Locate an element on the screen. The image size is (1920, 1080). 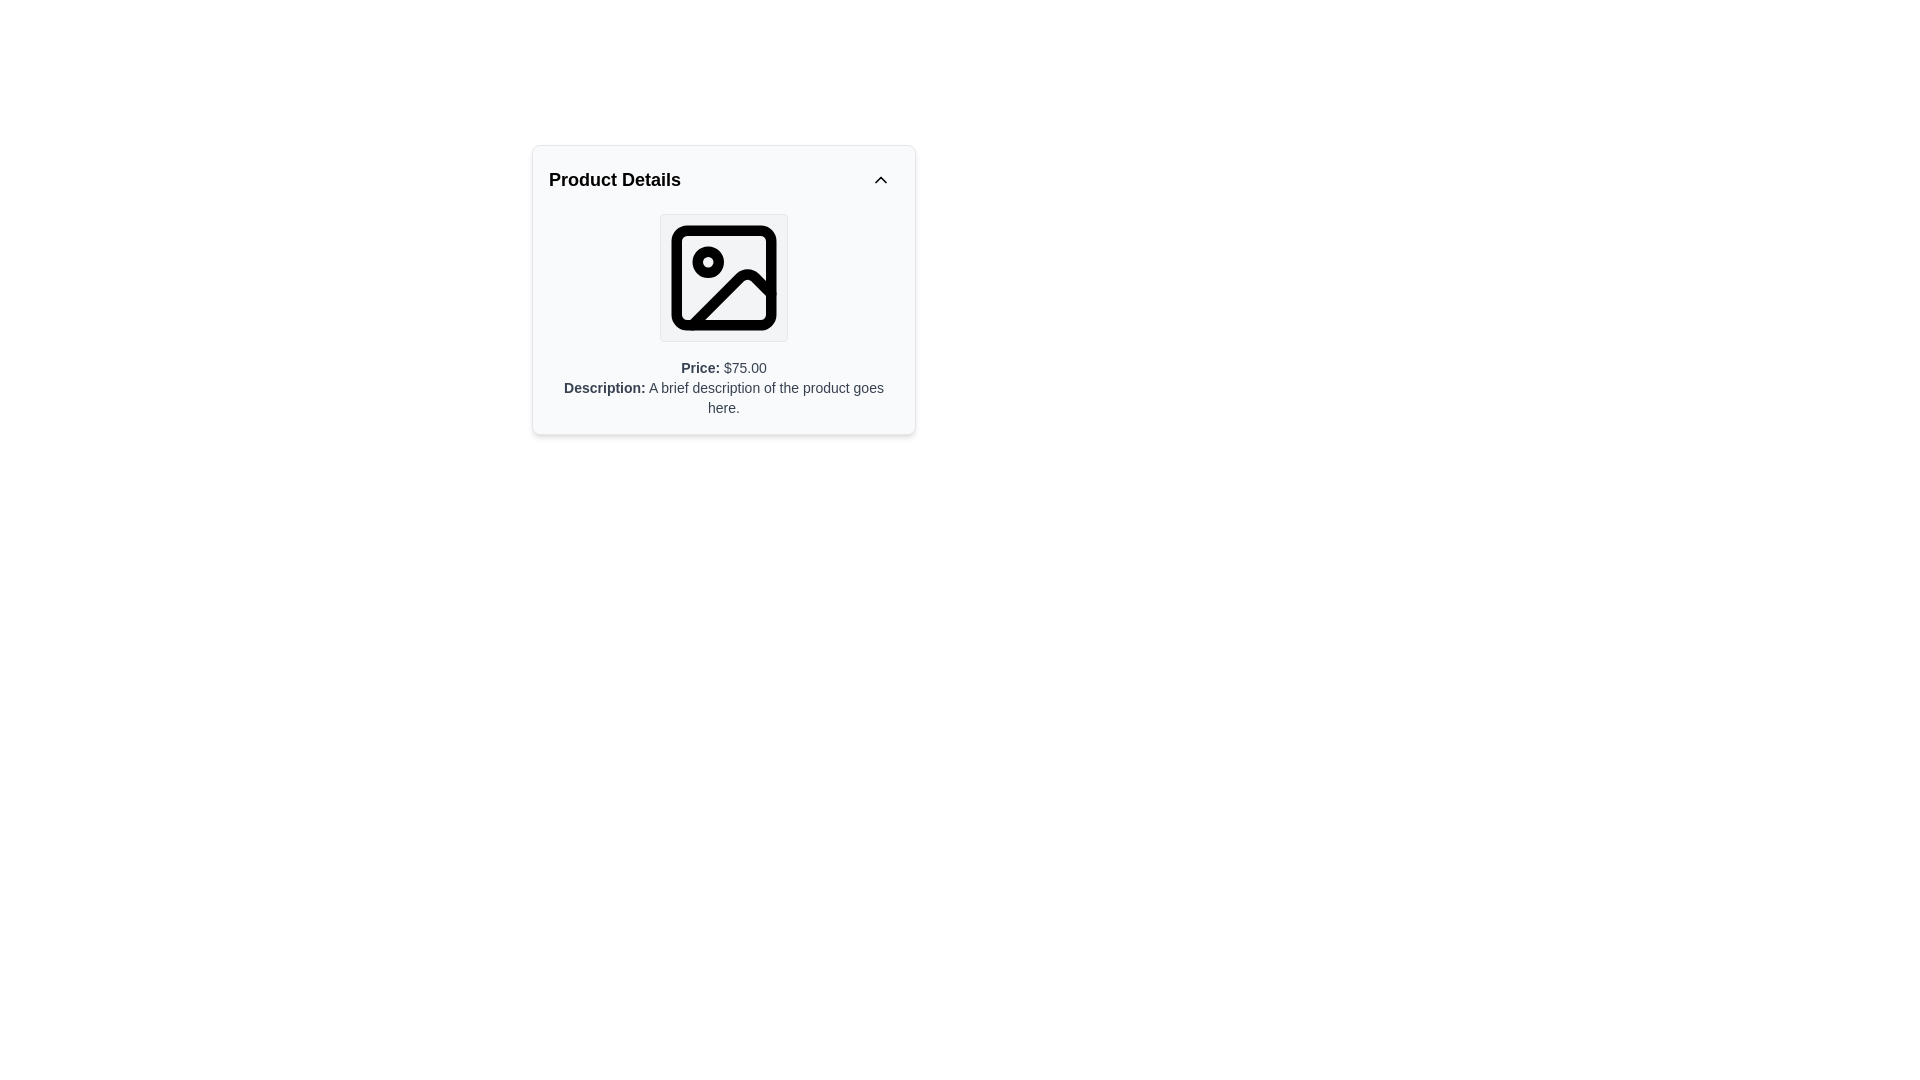
the Product Description Section which includes an image placeholder icon and the title 'Price: $75.00' along with a description text is located at coordinates (723, 315).